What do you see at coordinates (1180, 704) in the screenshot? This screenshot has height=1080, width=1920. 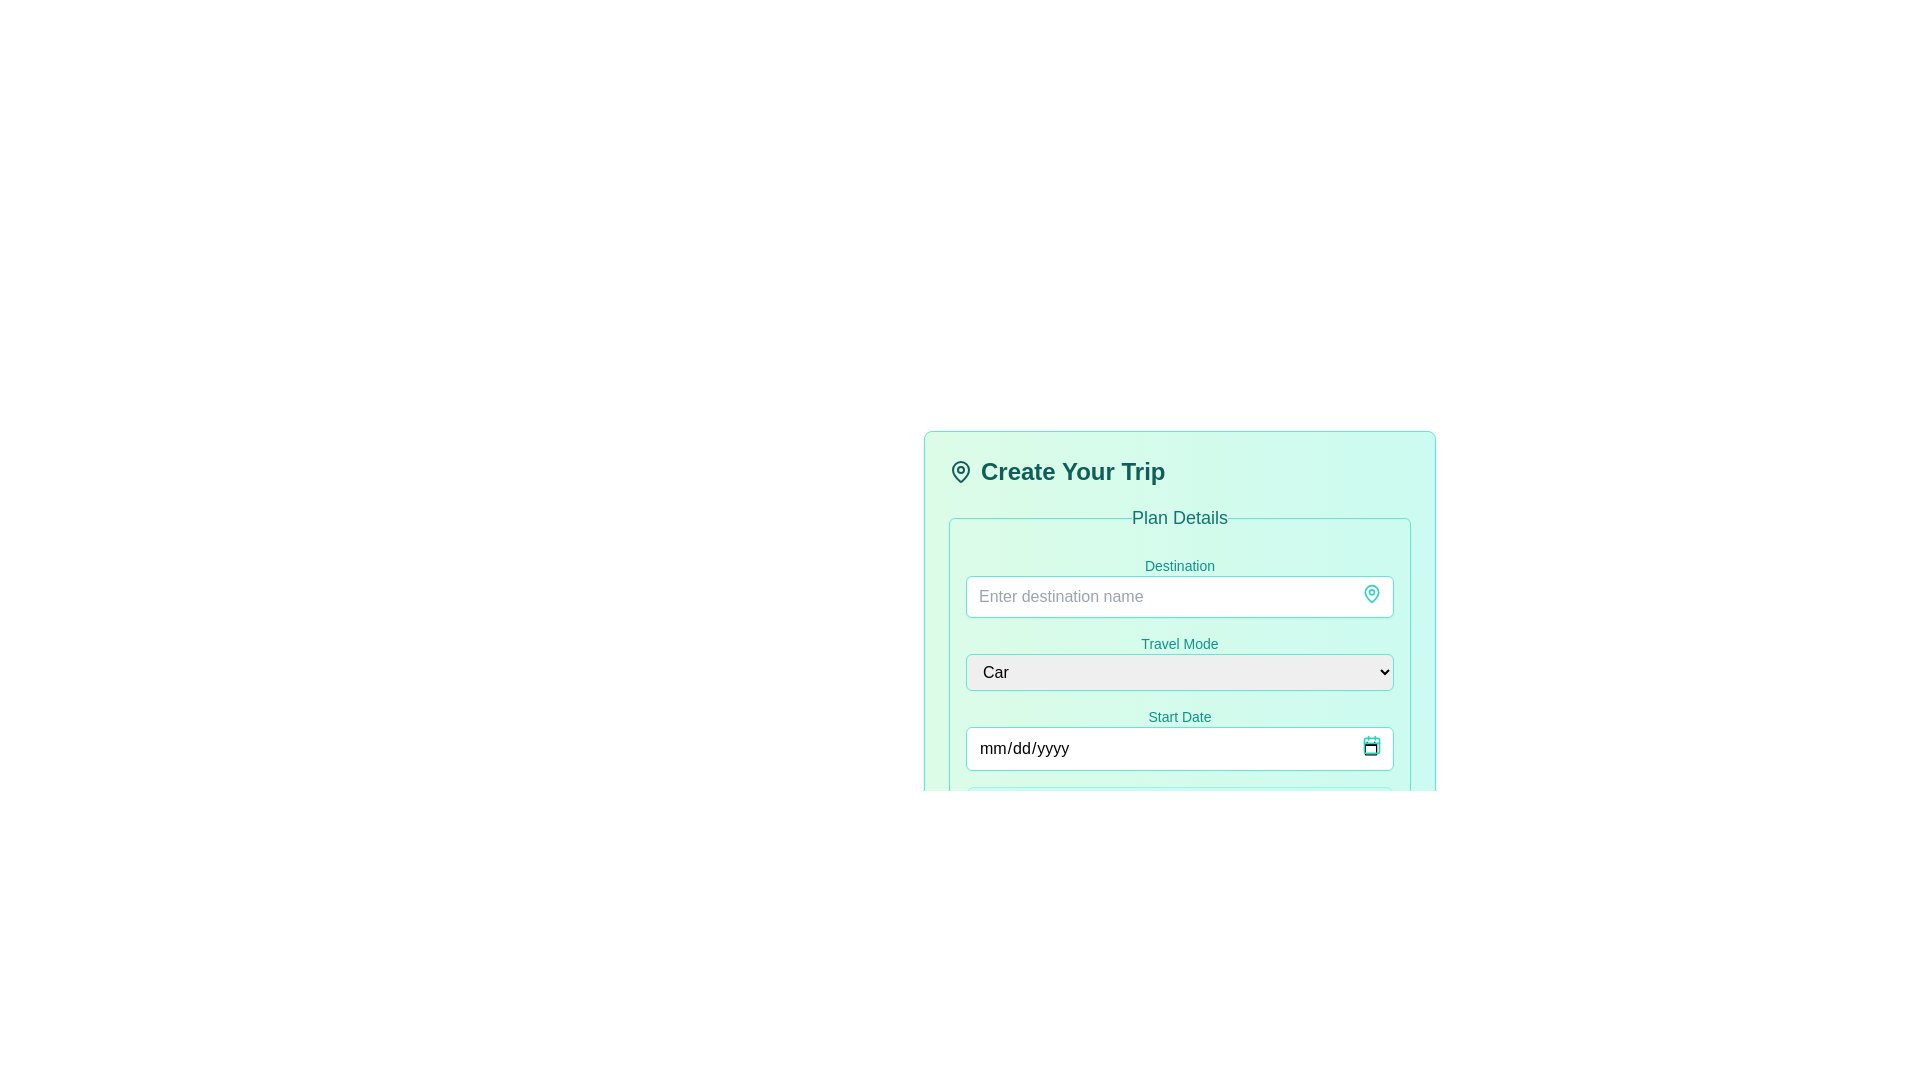 I see `the 'Start Date' field in the 'Plan Details' input form with a teal border and rounded corners to choose a start date` at bounding box center [1180, 704].